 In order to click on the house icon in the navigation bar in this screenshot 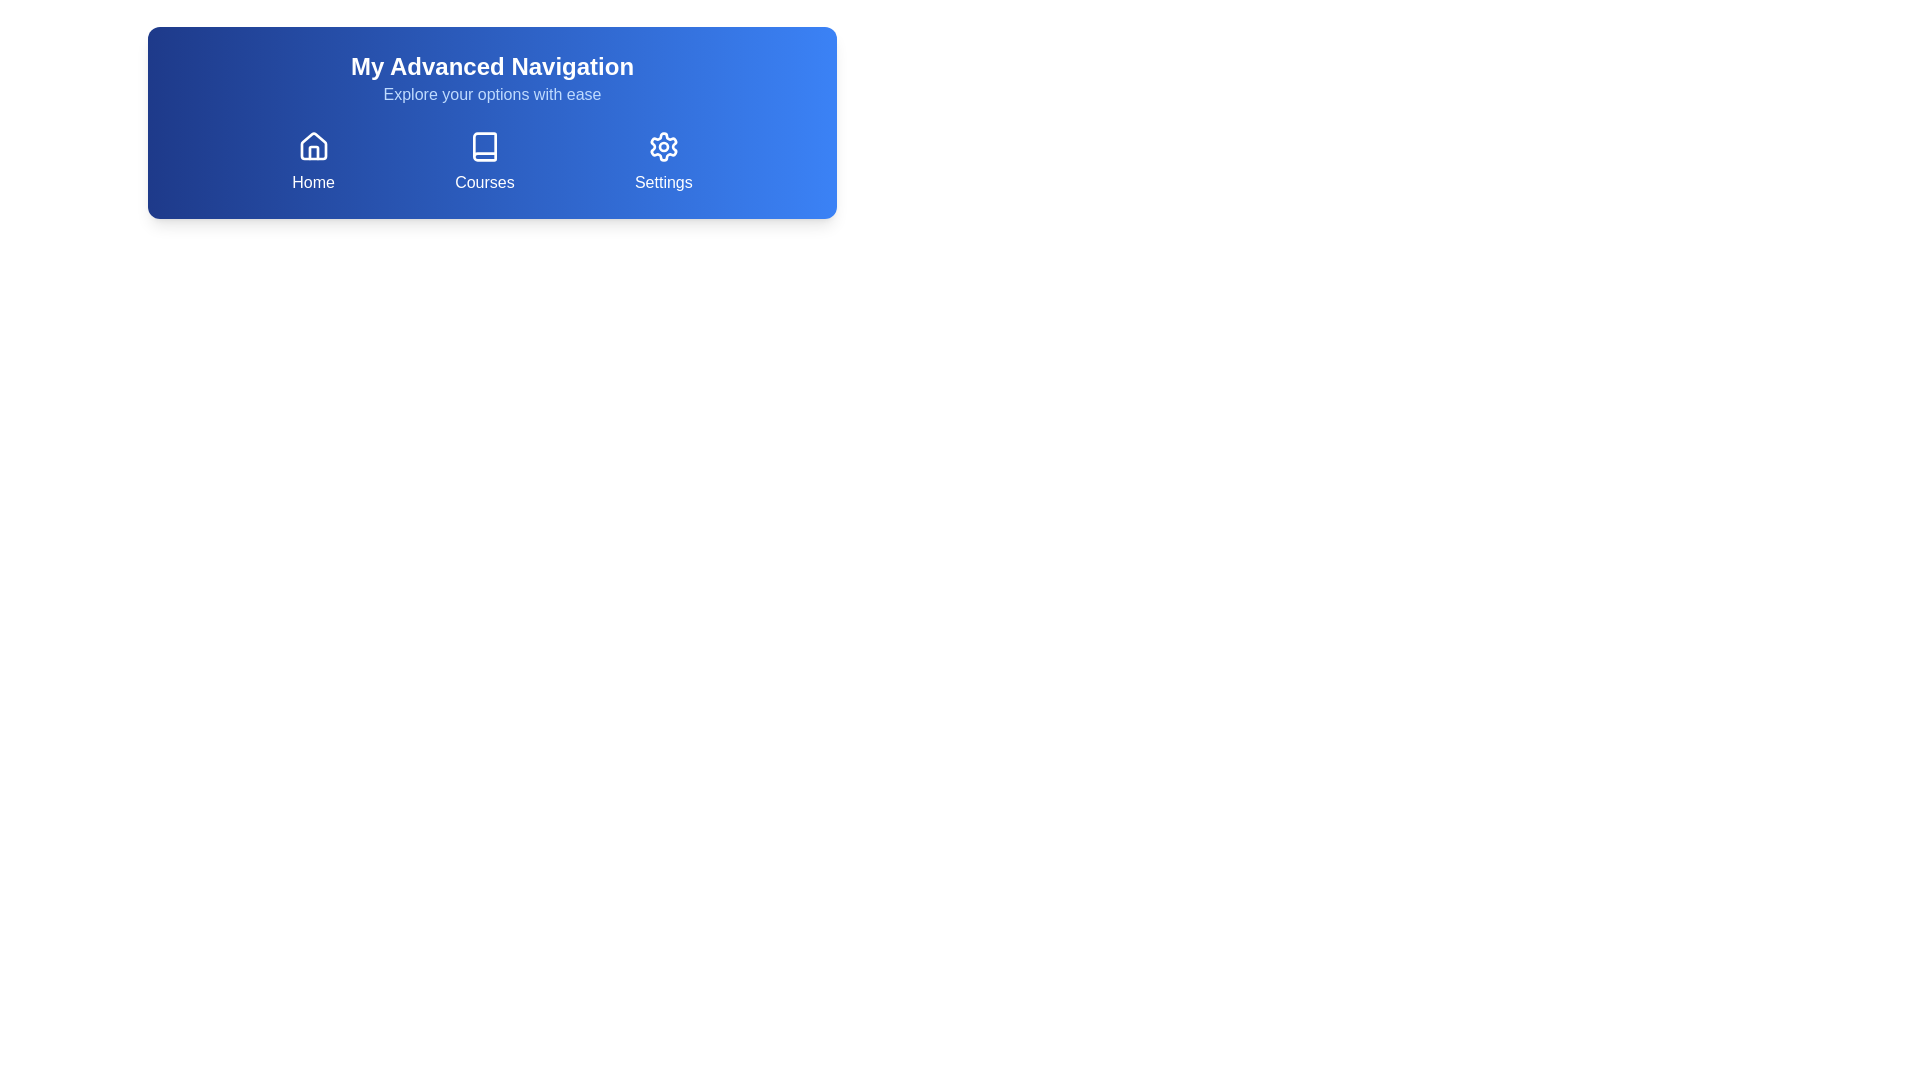, I will do `click(312, 145)`.